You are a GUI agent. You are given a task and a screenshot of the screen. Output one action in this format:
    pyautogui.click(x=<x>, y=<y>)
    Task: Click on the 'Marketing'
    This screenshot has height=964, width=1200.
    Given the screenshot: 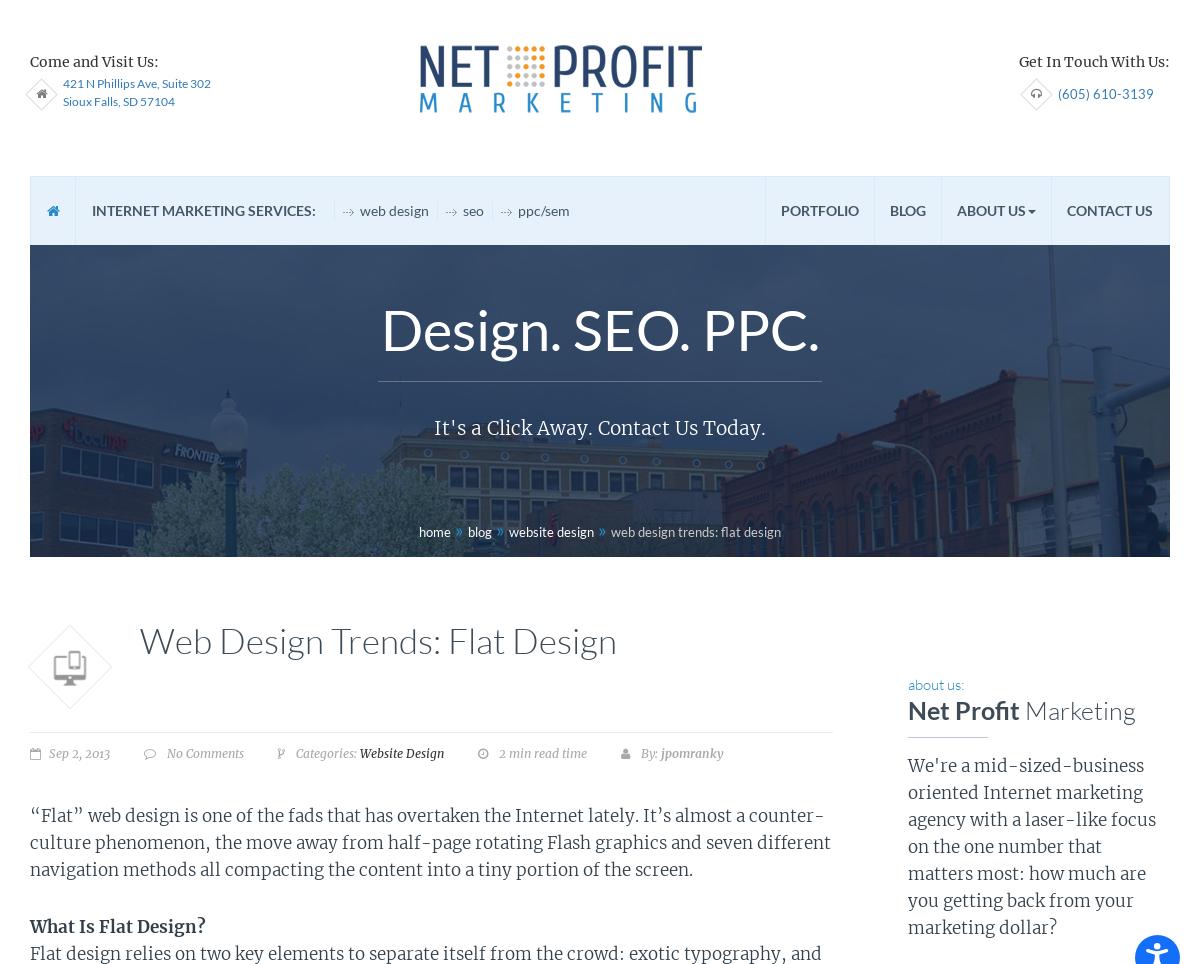 What is the action you would take?
    pyautogui.click(x=1076, y=709)
    